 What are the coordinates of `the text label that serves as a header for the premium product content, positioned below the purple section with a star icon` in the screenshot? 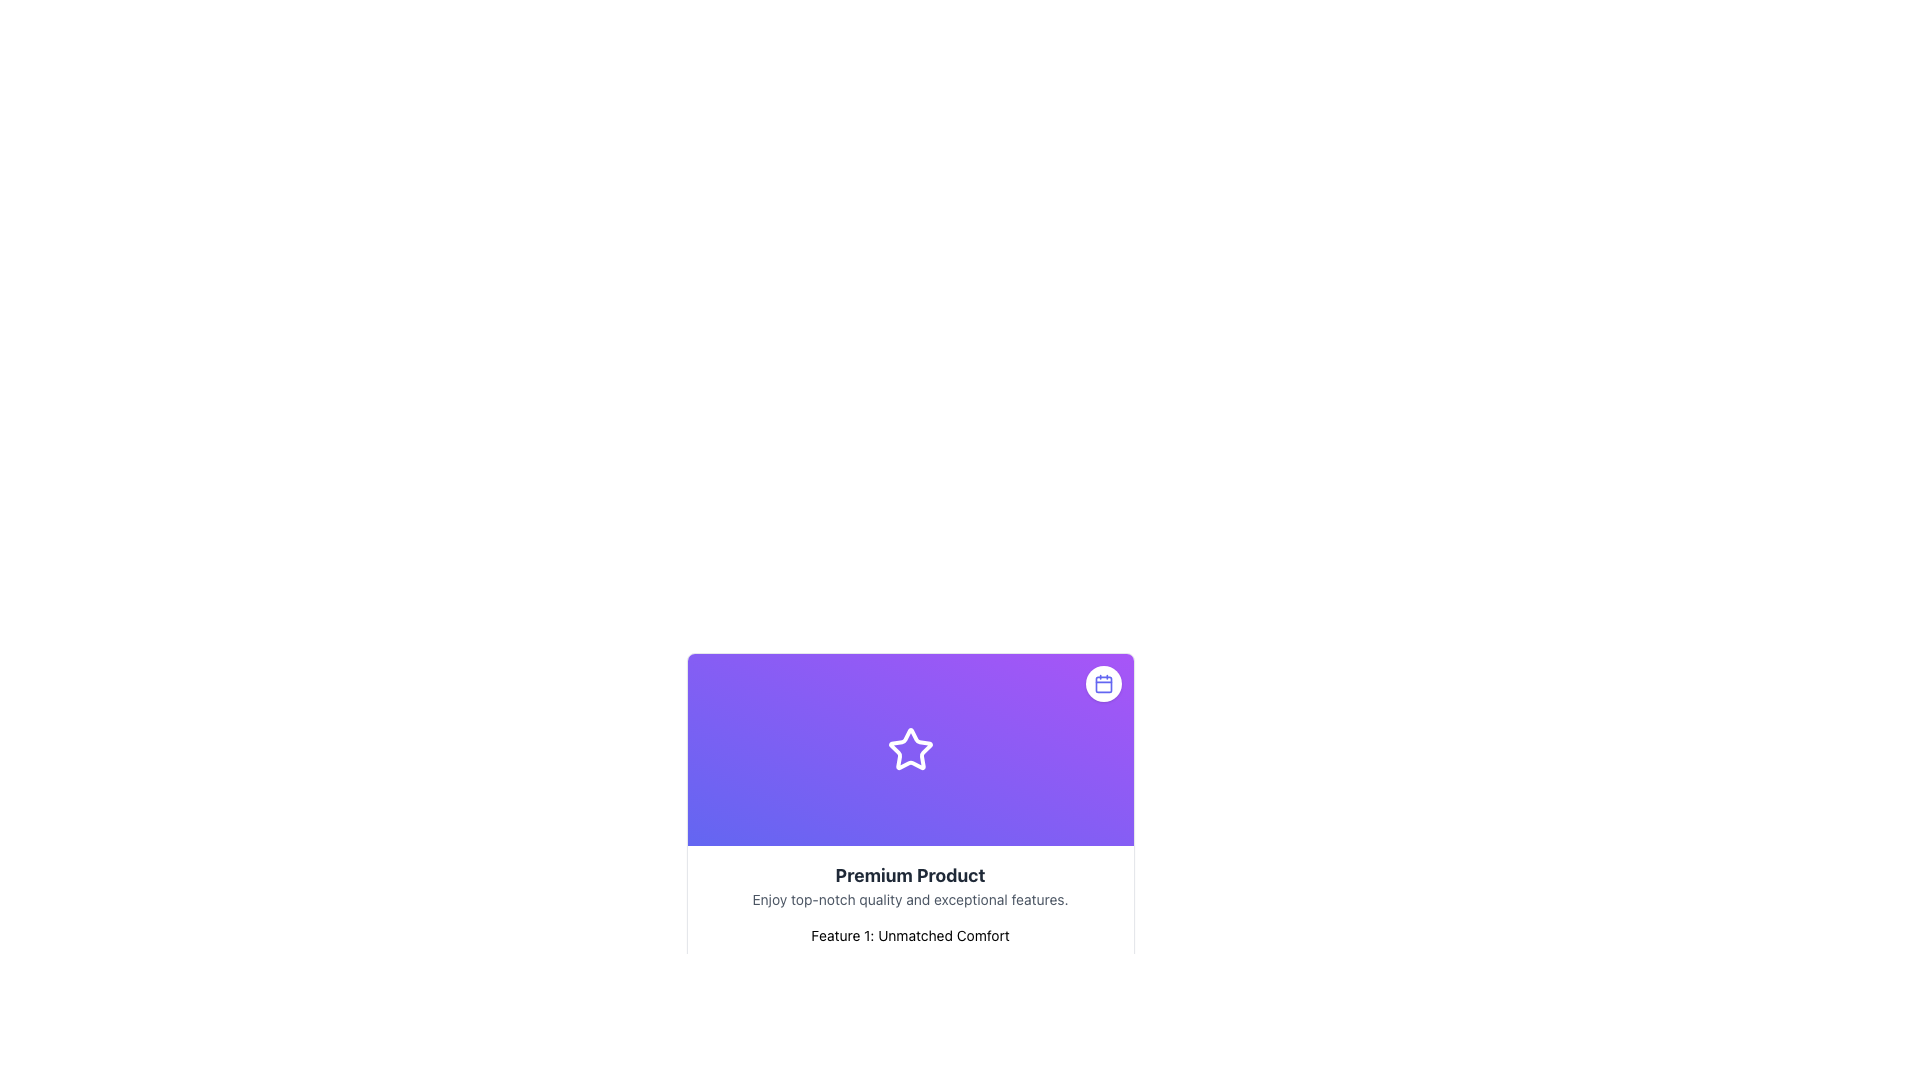 It's located at (909, 874).